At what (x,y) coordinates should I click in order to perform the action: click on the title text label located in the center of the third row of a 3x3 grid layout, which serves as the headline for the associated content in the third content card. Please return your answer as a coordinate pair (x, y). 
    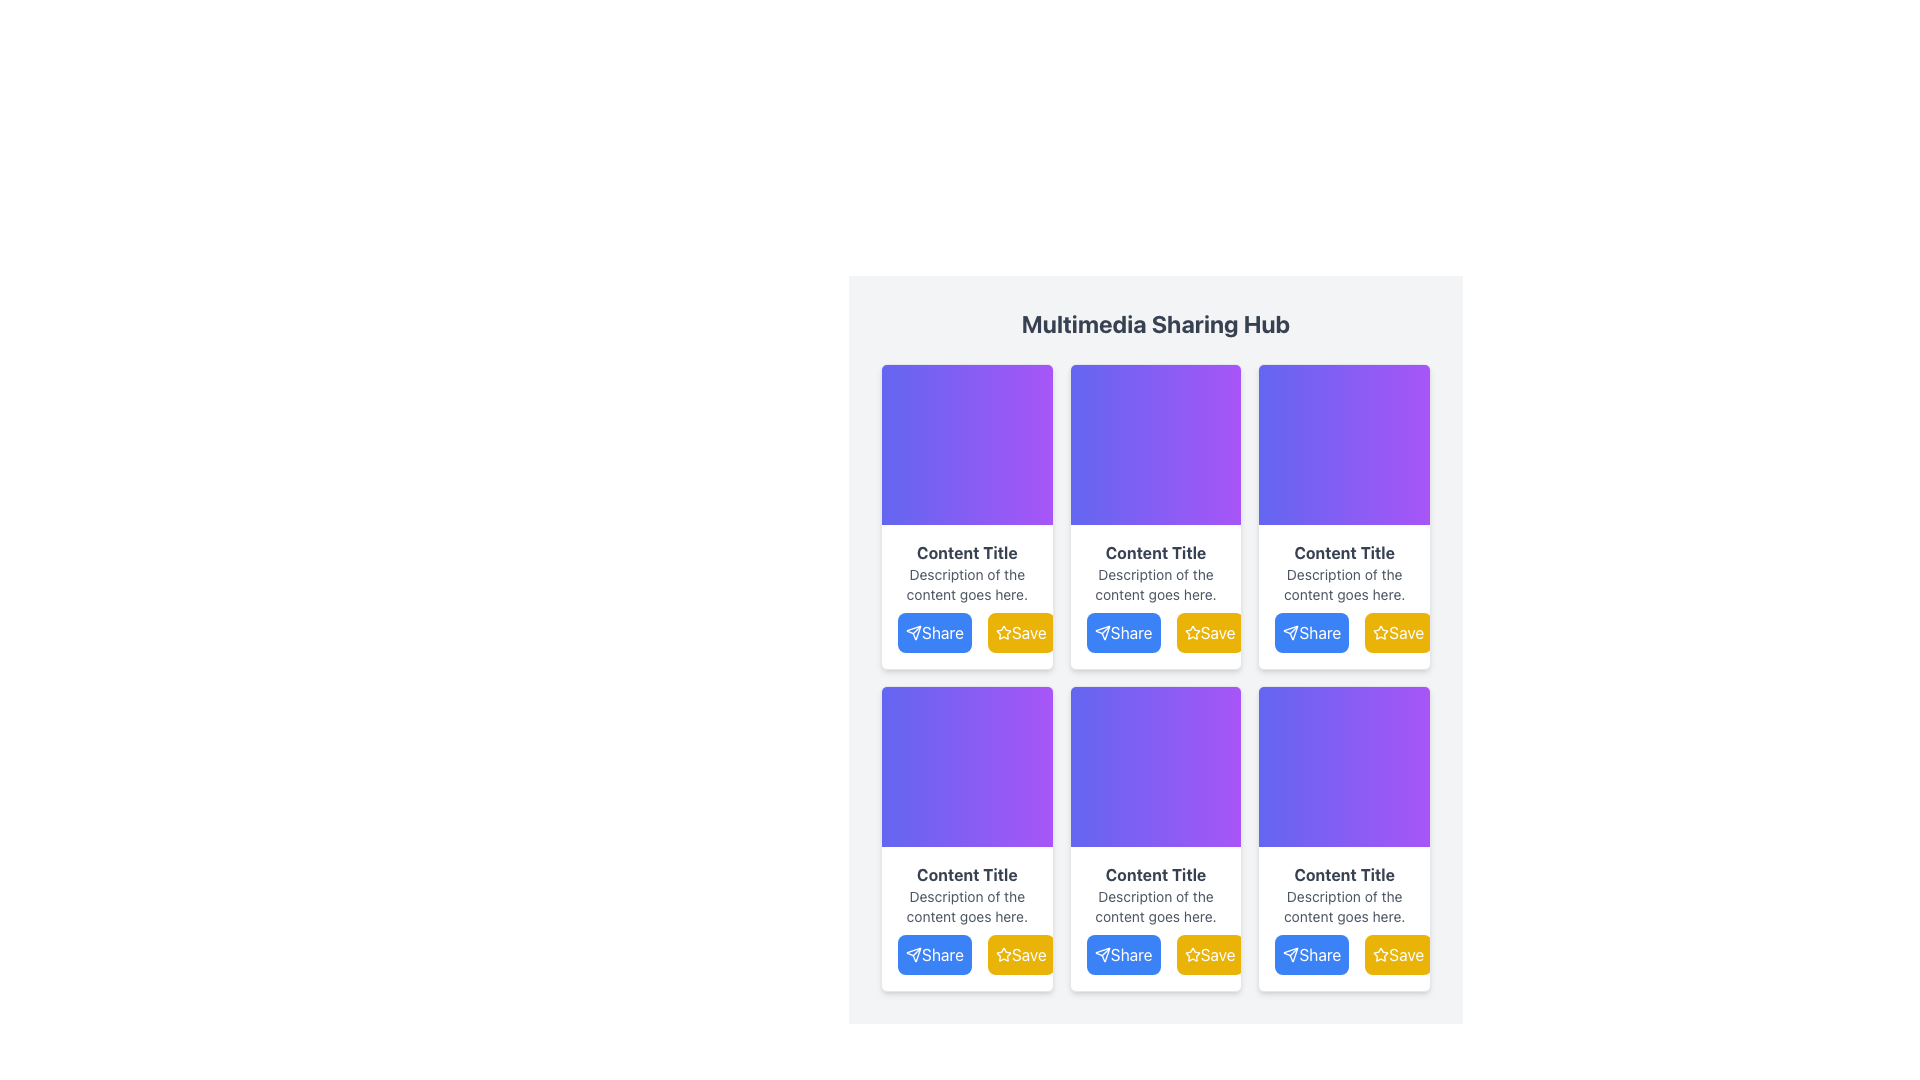
    Looking at the image, I should click on (1156, 874).